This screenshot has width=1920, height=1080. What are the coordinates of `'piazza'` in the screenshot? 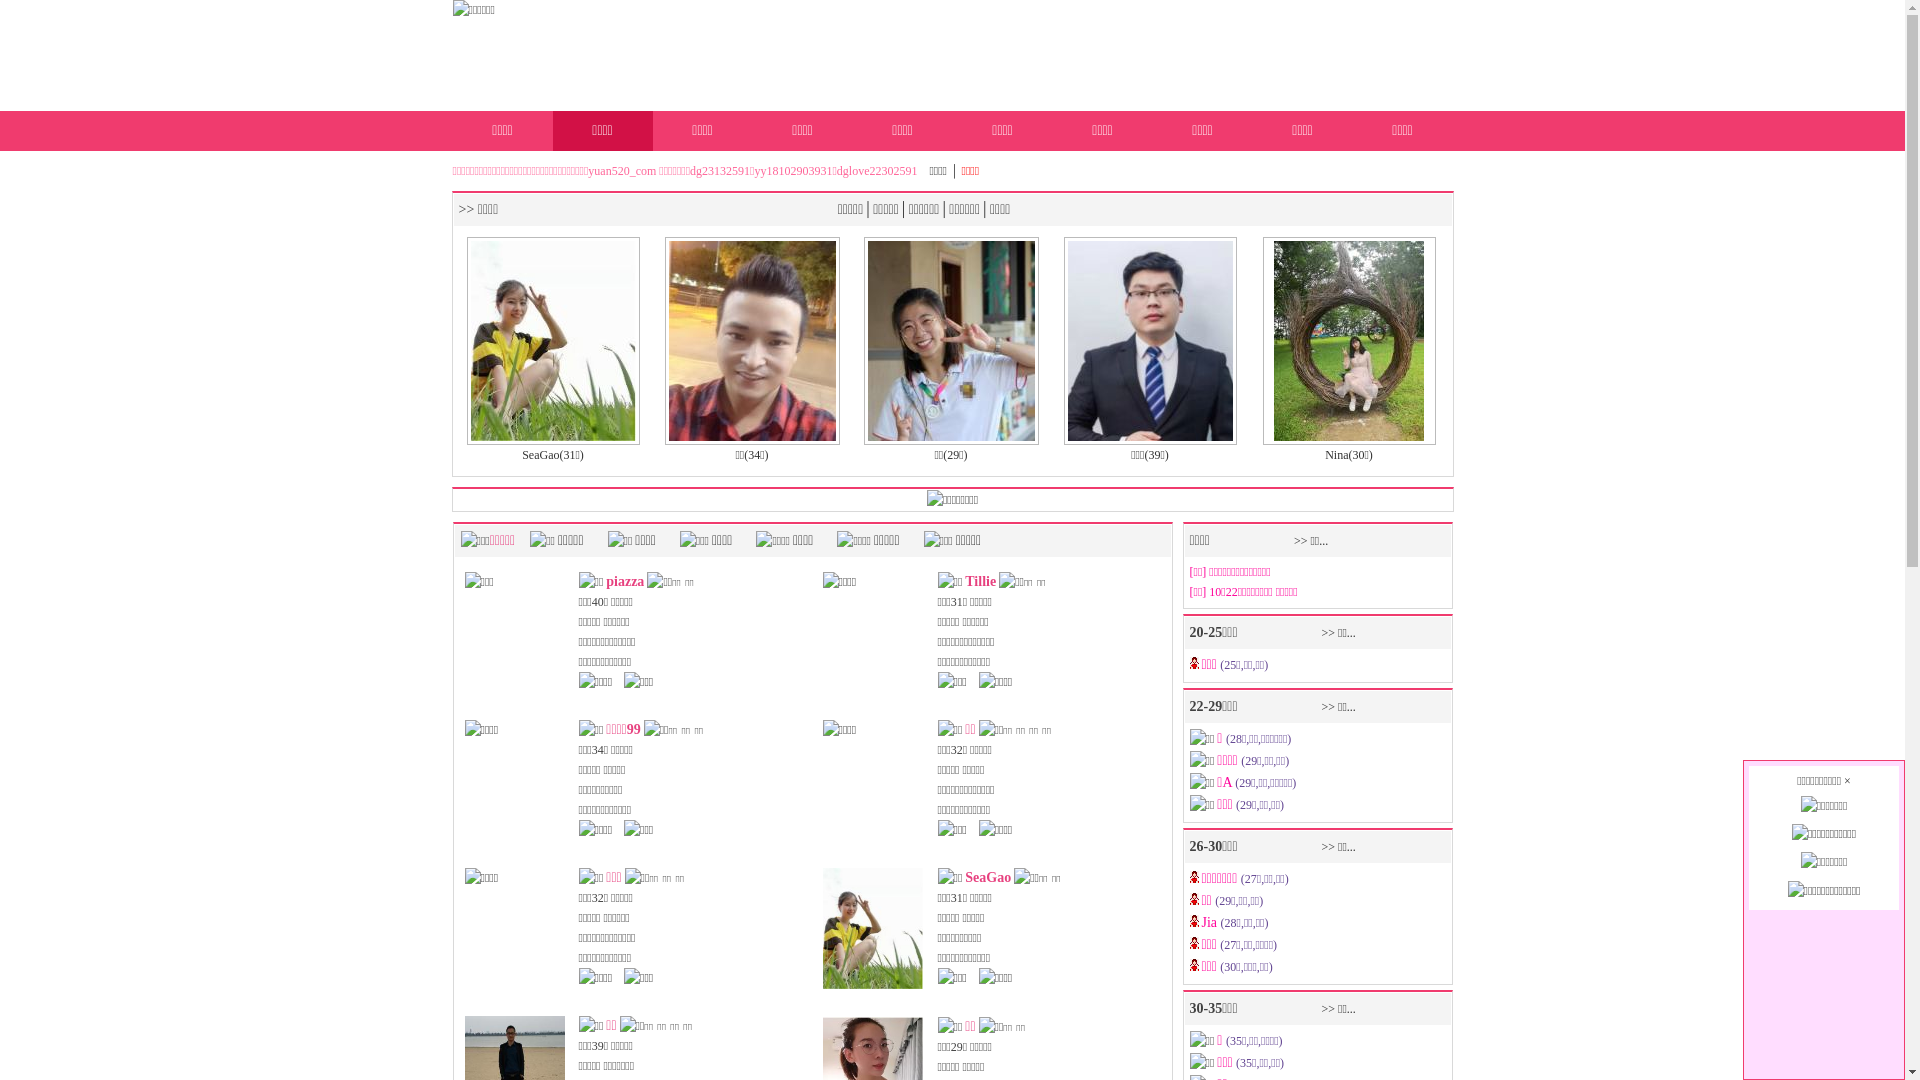 It's located at (604, 581).